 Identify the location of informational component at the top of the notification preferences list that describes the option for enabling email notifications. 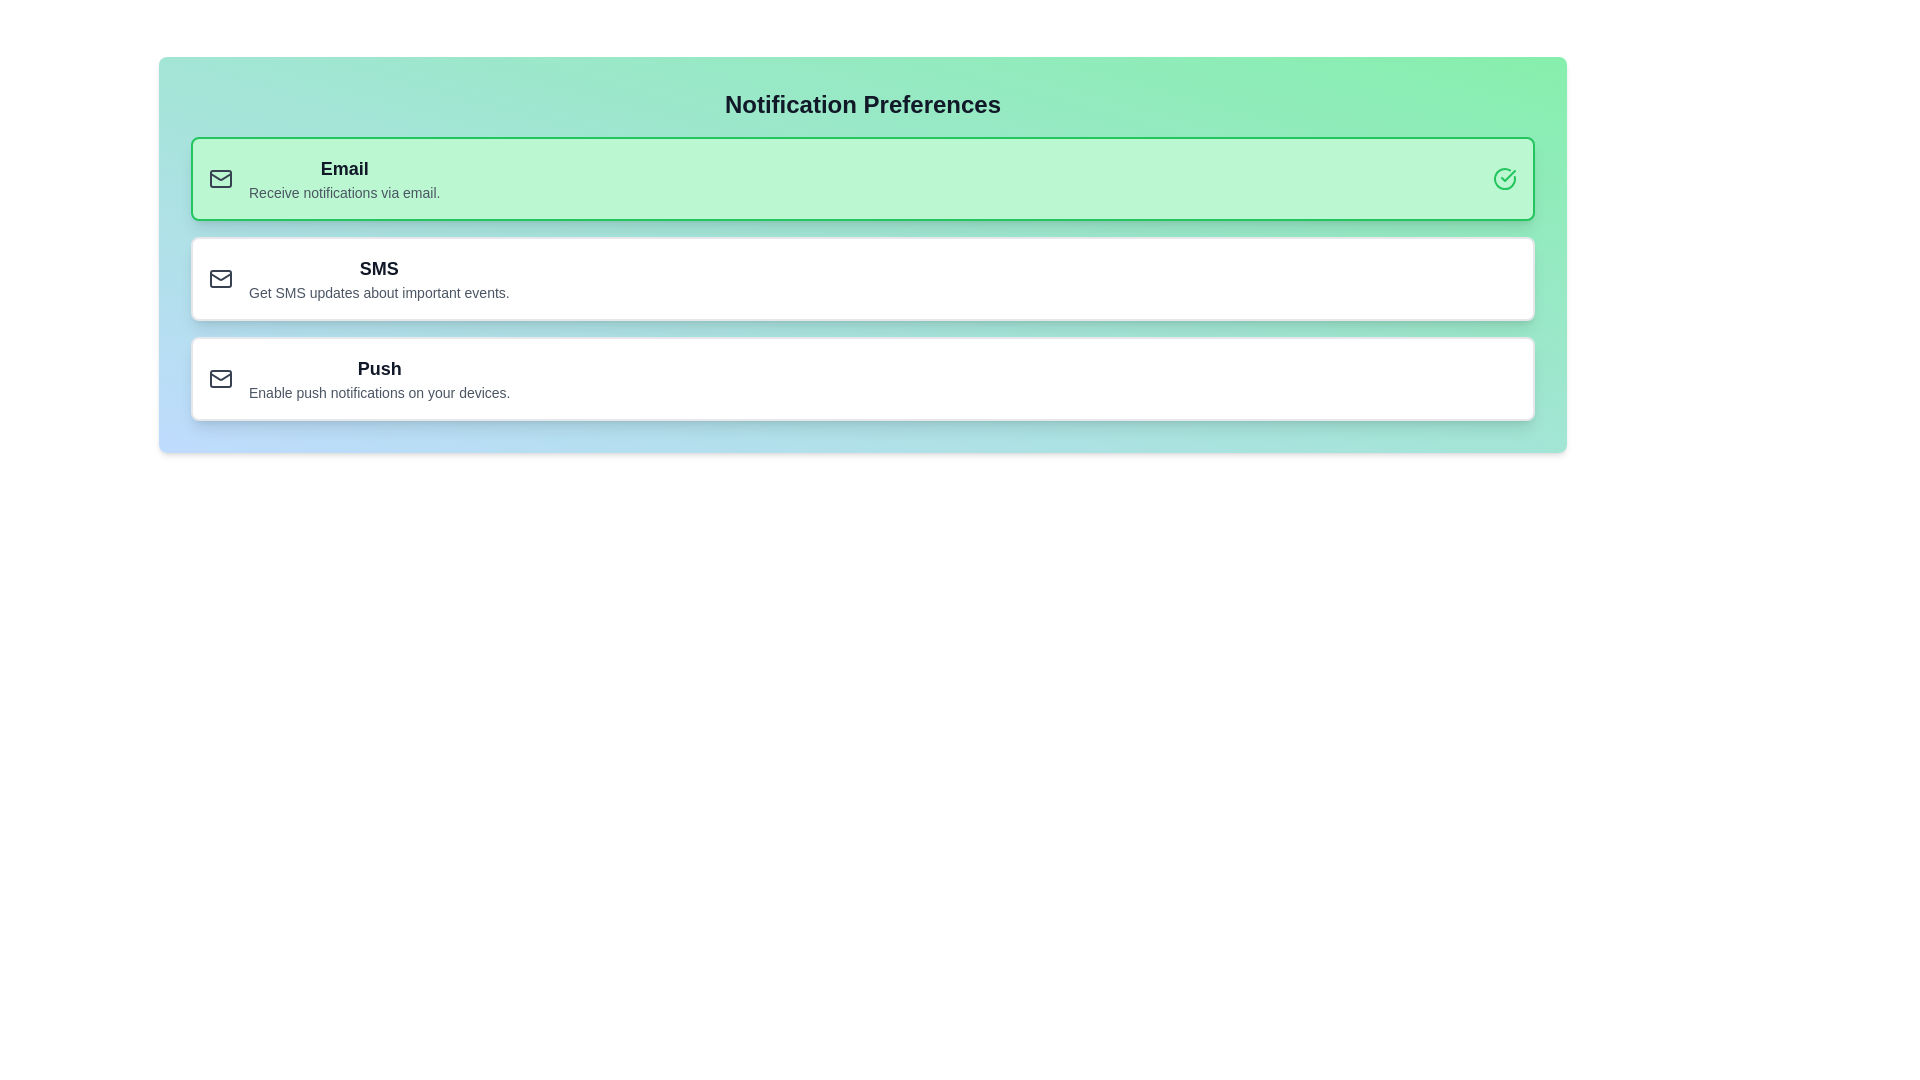
(344, 177).